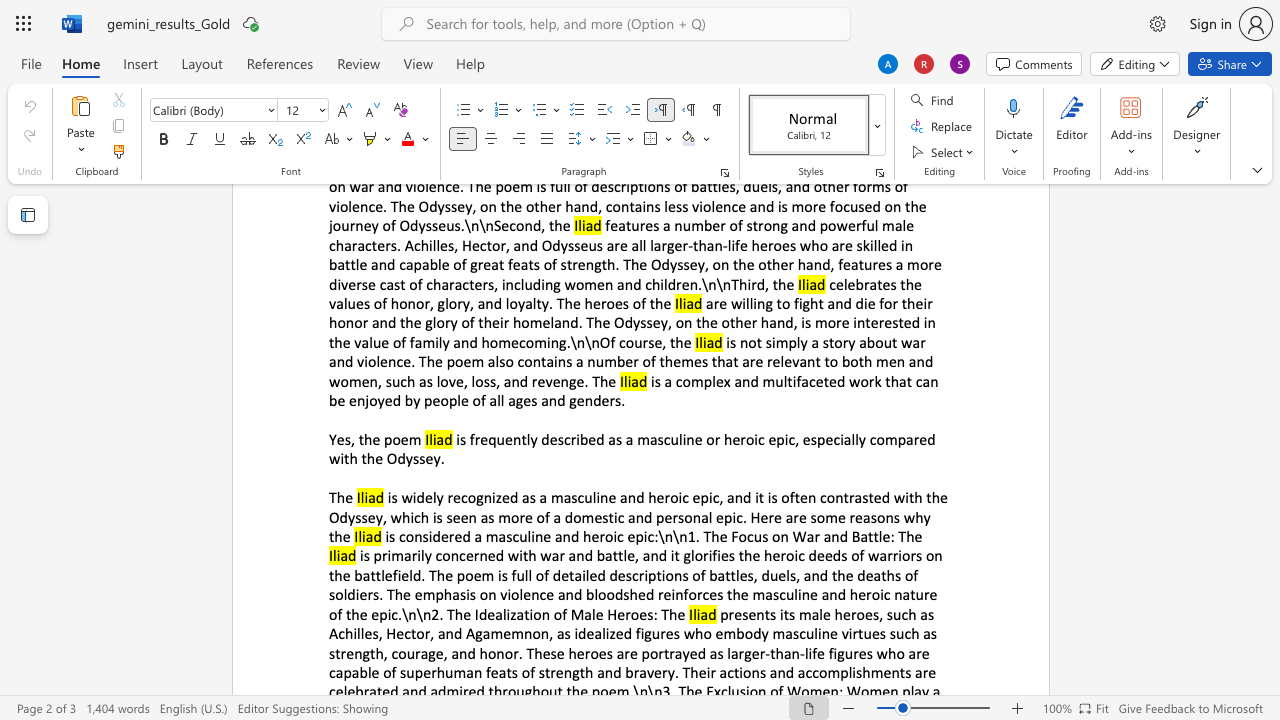 The width and height of the screenshot is (1280, 720). What do you see at coordinates (361, 438) in the screenshot?
I see `the 1th character "t" in the text` at bounding box center [361, 438].